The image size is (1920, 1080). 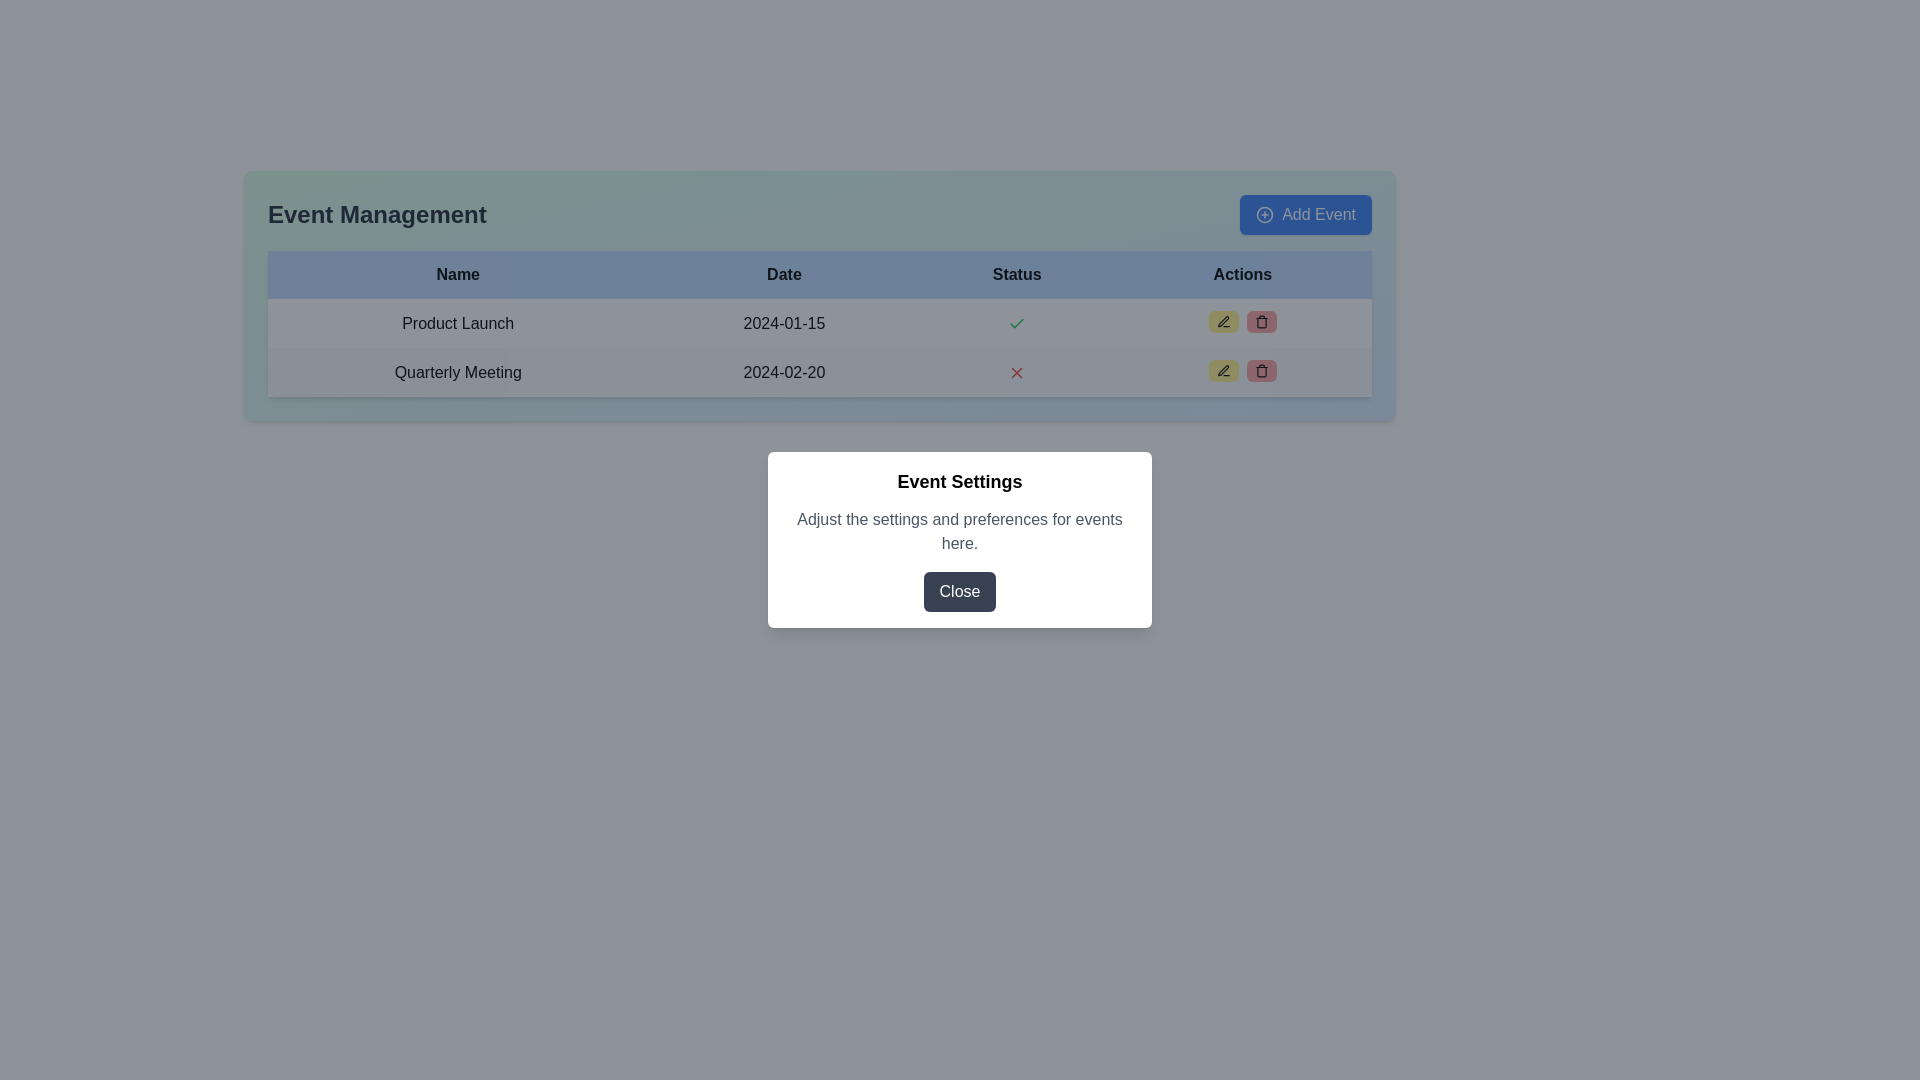 I want to click on the text display element that shows the date for 'Product Launch' in the 'Date' column of the table, so click(x=783, y=322).